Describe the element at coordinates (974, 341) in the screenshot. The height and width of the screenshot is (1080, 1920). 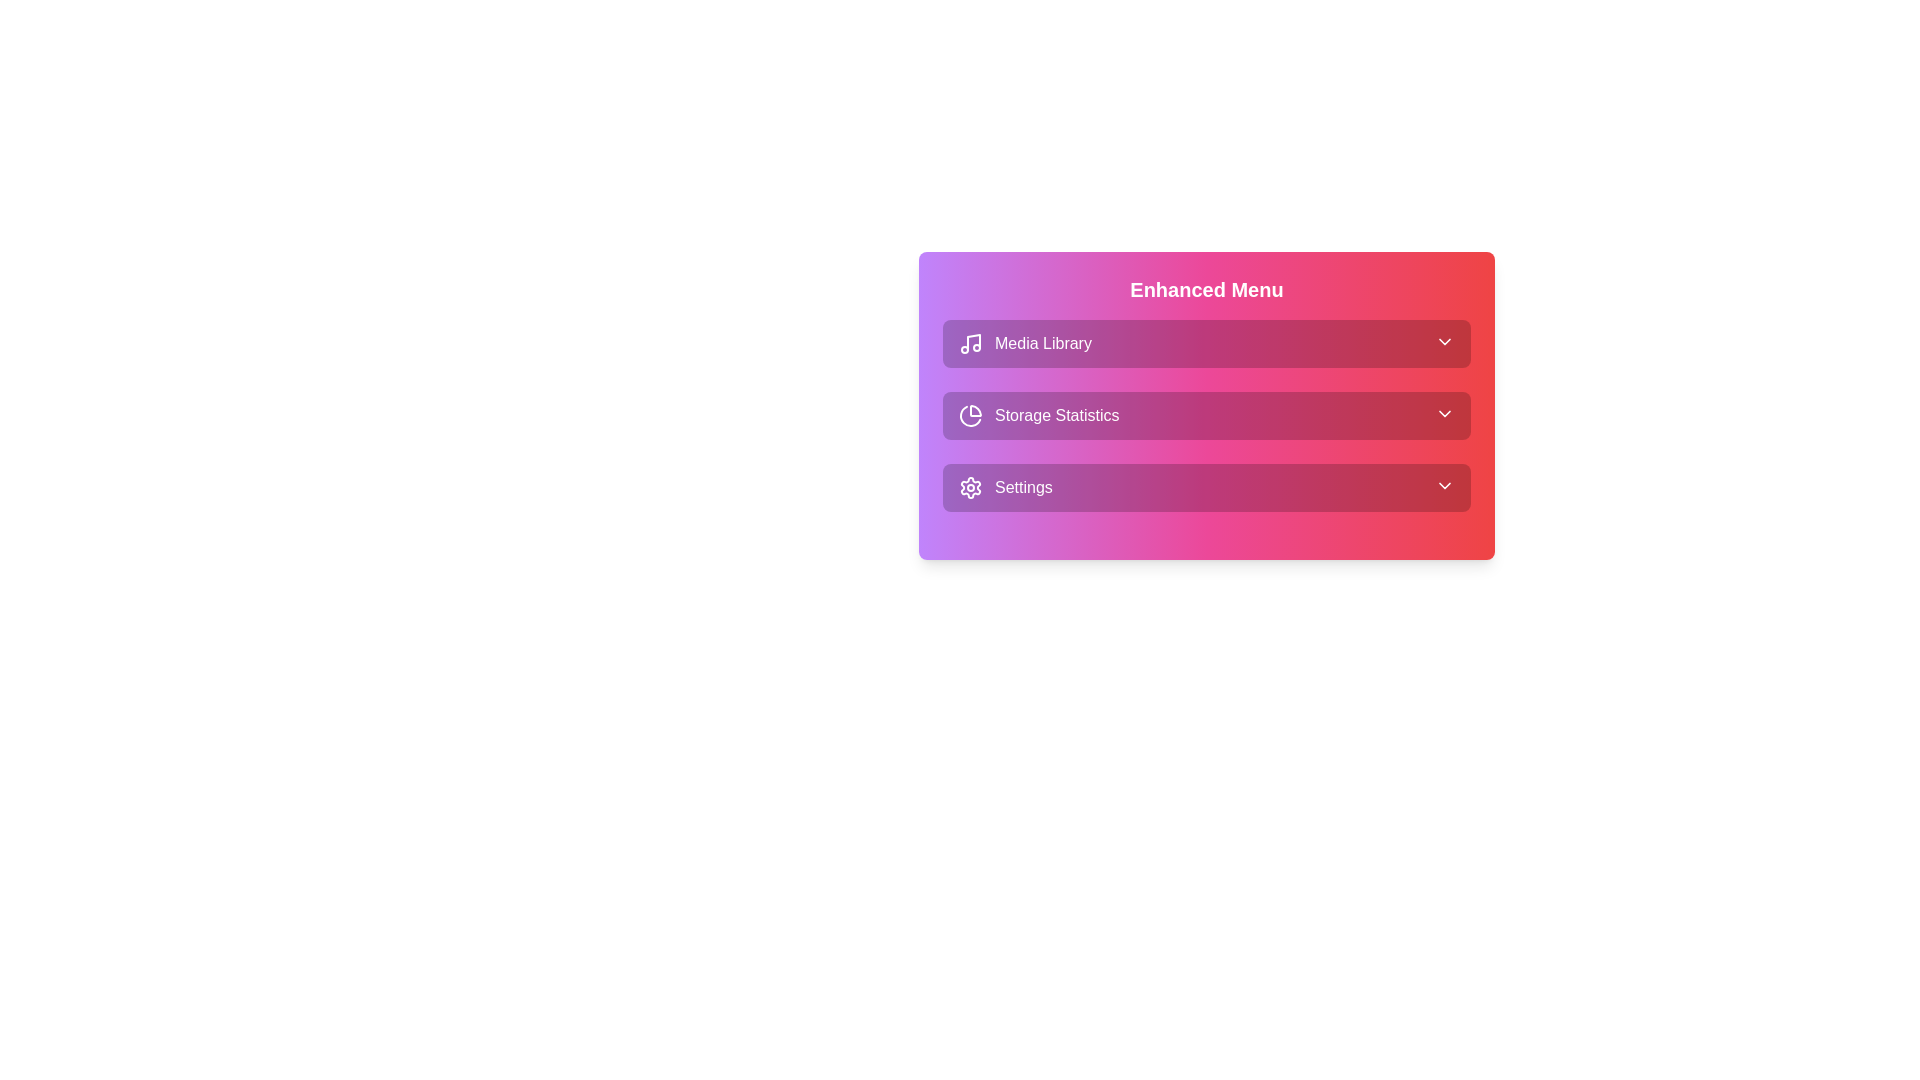
I see `the vertical bar of the musical note icon within the 'Media Library' option in the Enhanced Menu` at that location.